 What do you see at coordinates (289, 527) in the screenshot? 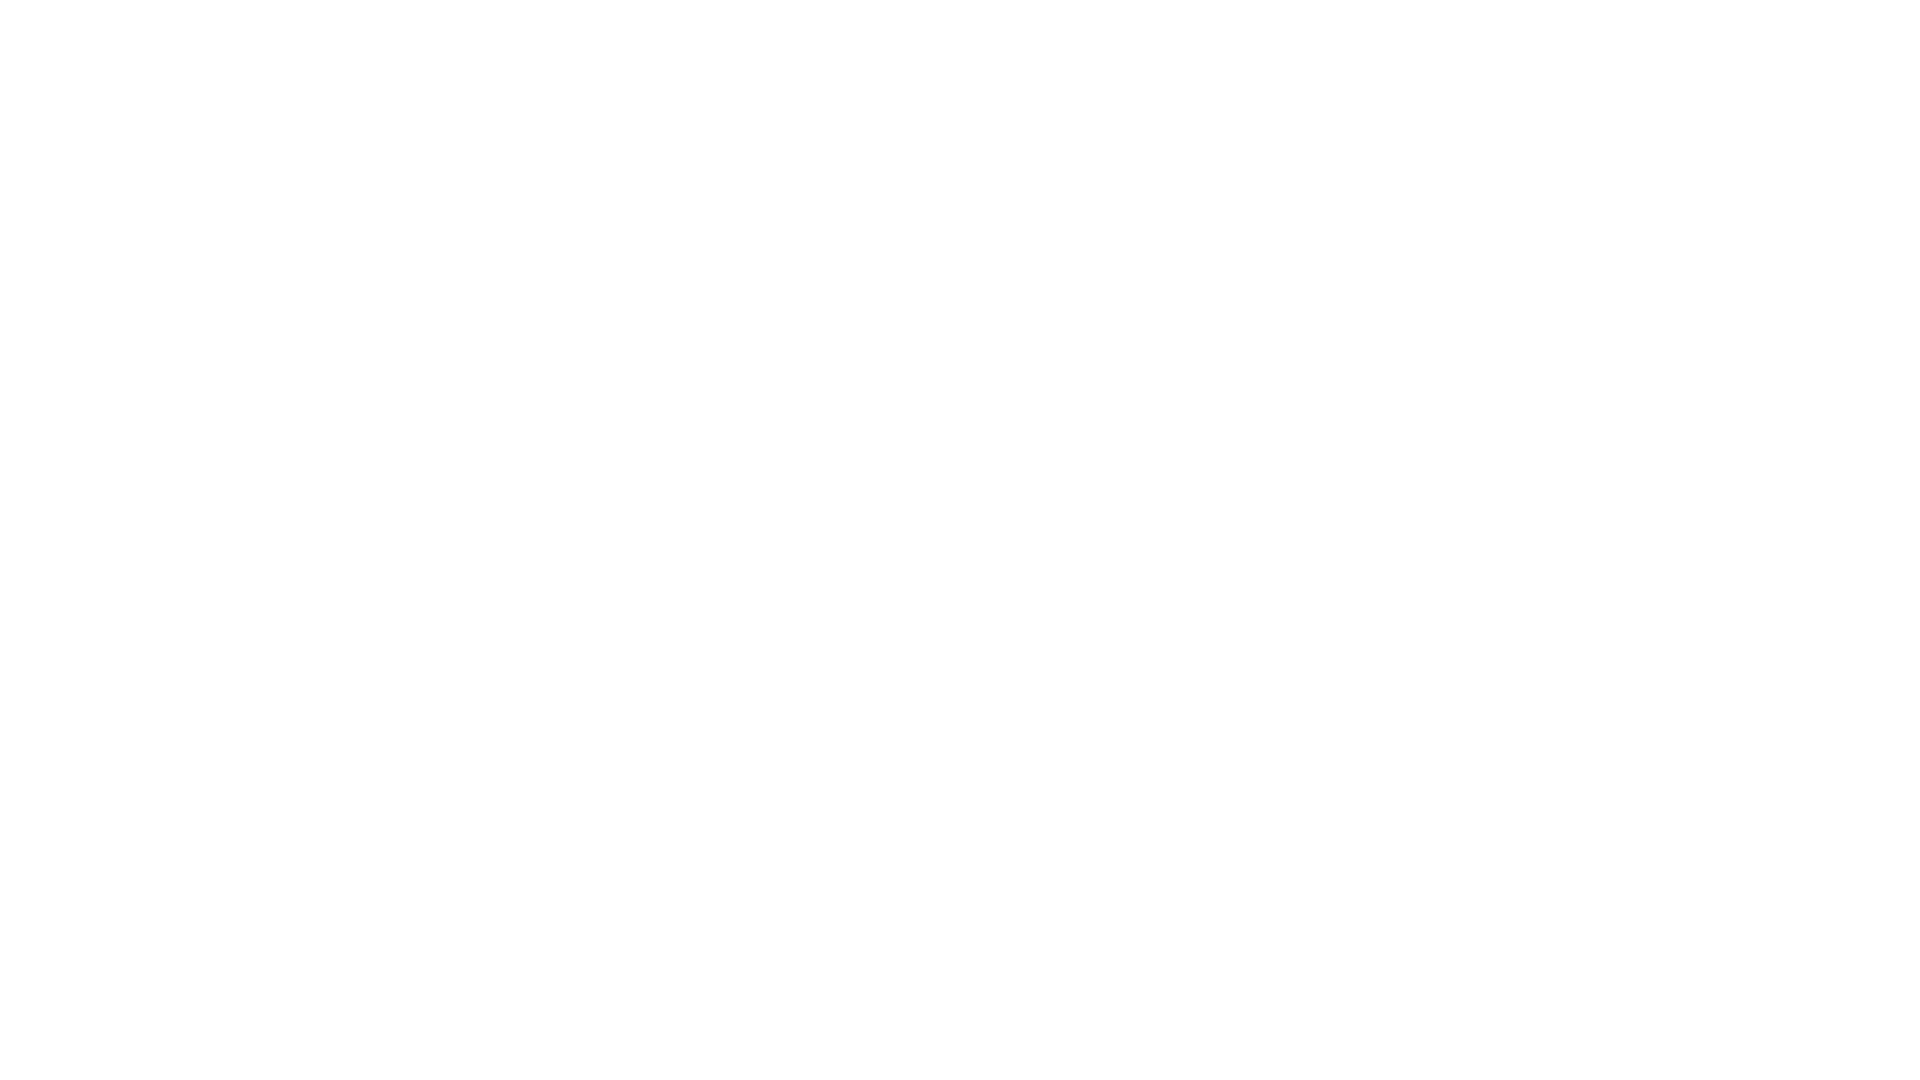
I see `LISTEN & SUBSCRIBE` at bounding box center [289, 527].